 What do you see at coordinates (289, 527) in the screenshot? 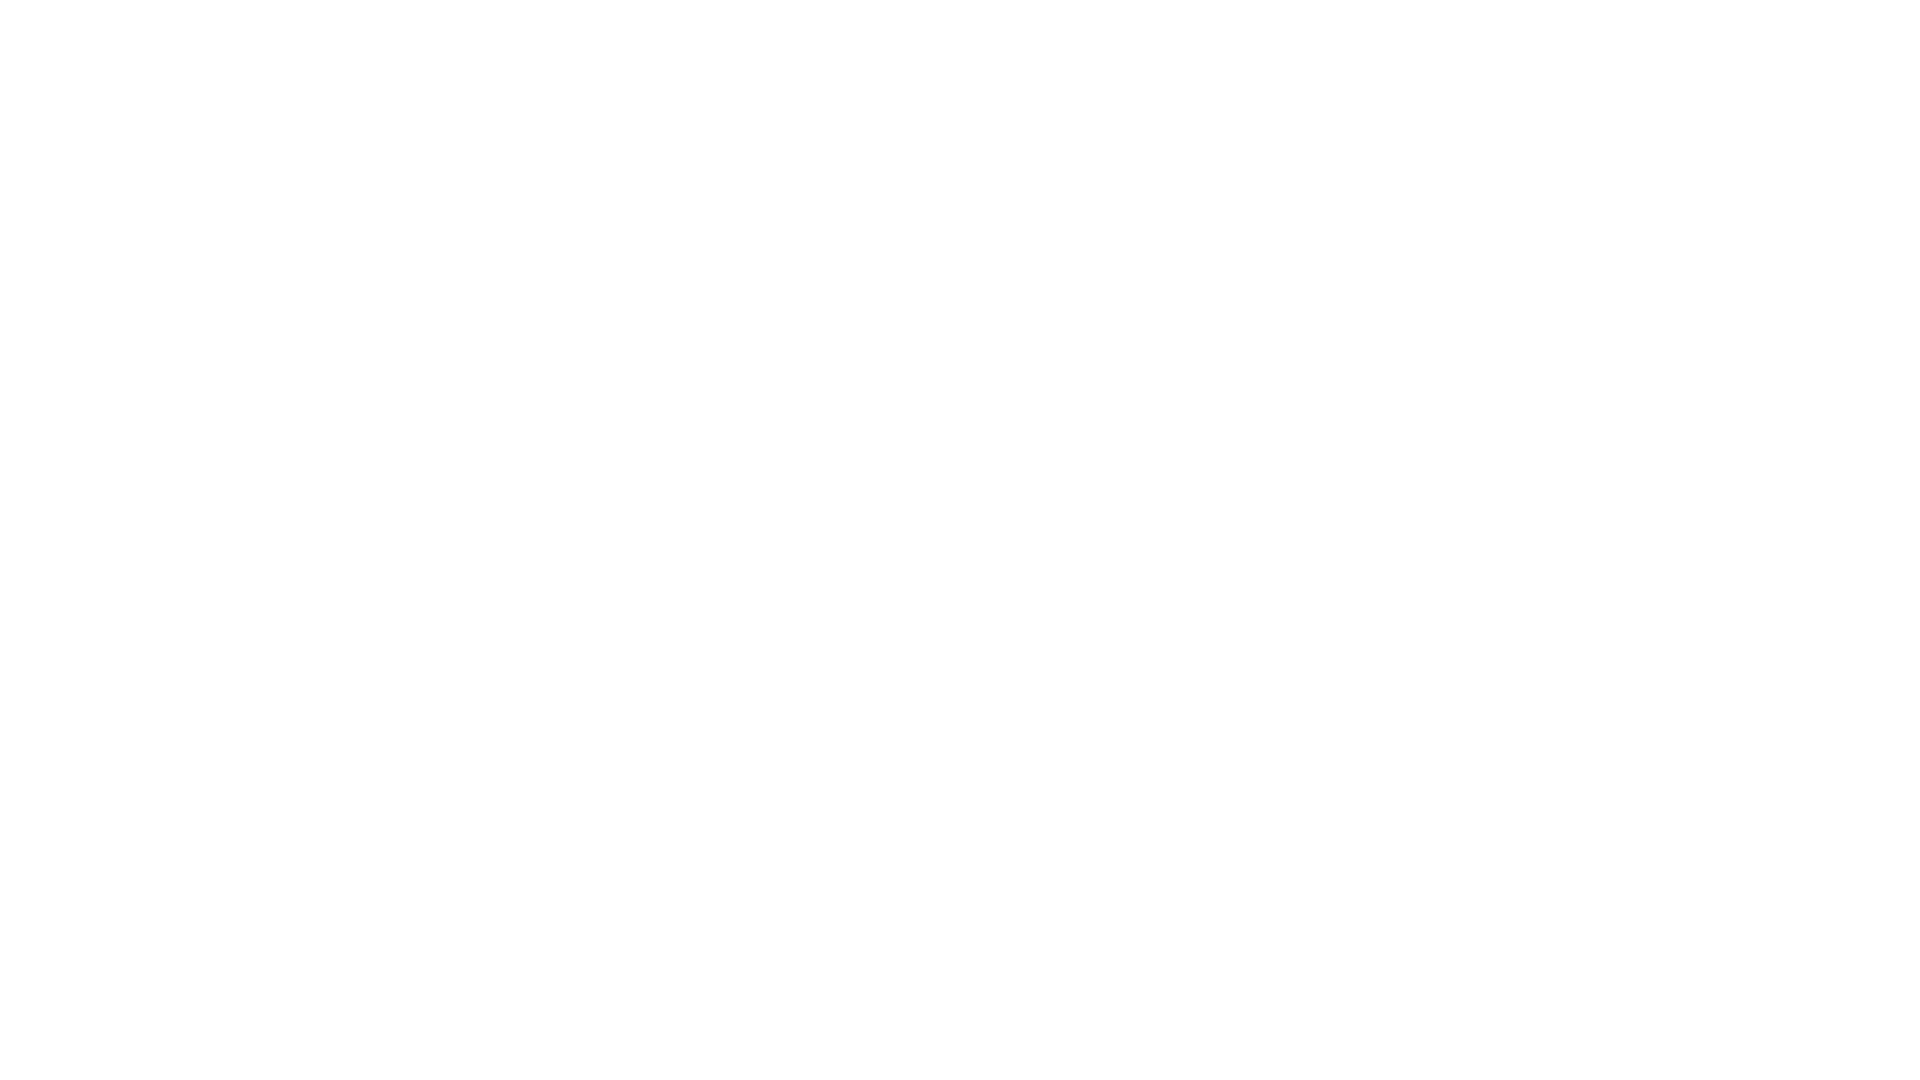
I see `LISTEN & SUBSCRIBE` at bounding box center [289, 527].